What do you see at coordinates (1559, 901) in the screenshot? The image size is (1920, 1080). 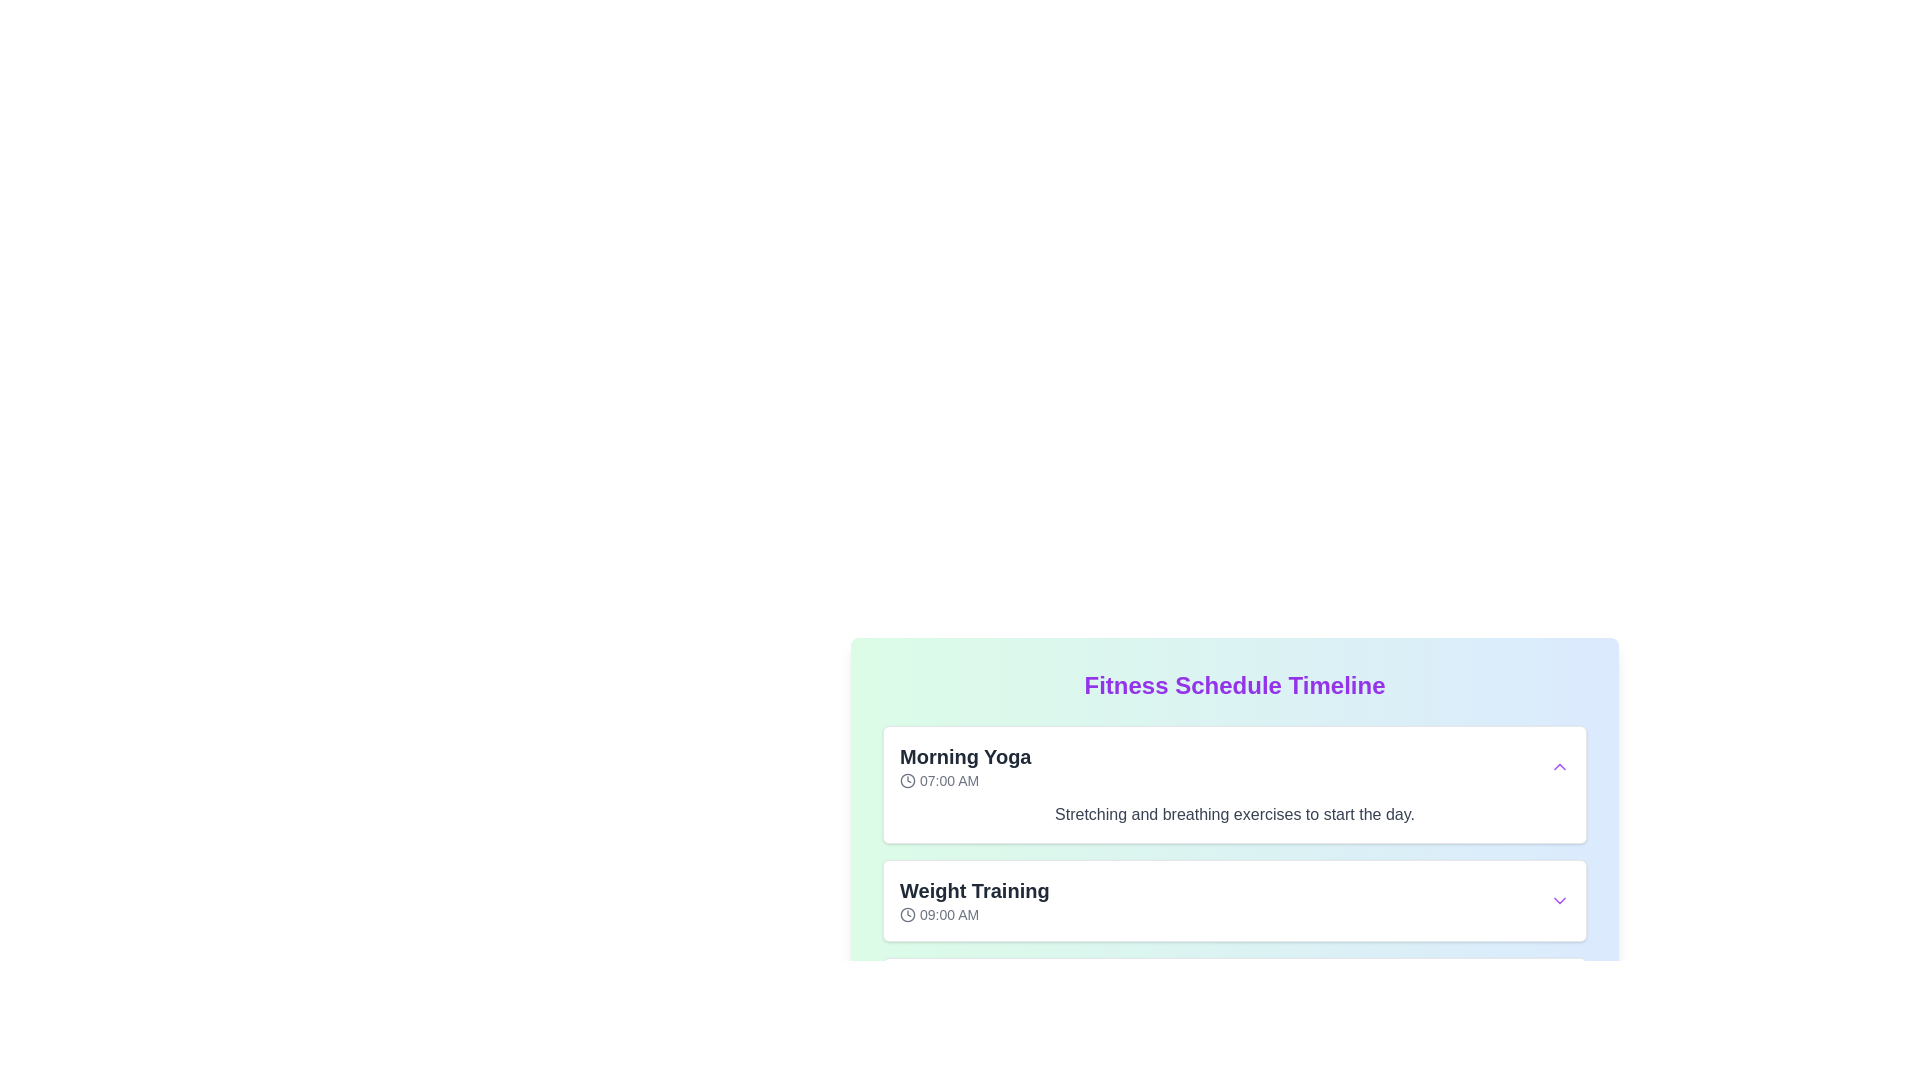 I see `the purple chevron-shaped icon button located to the right of the 'Weight Training 09:00 AM' text` at bounding box center [1559, 901].